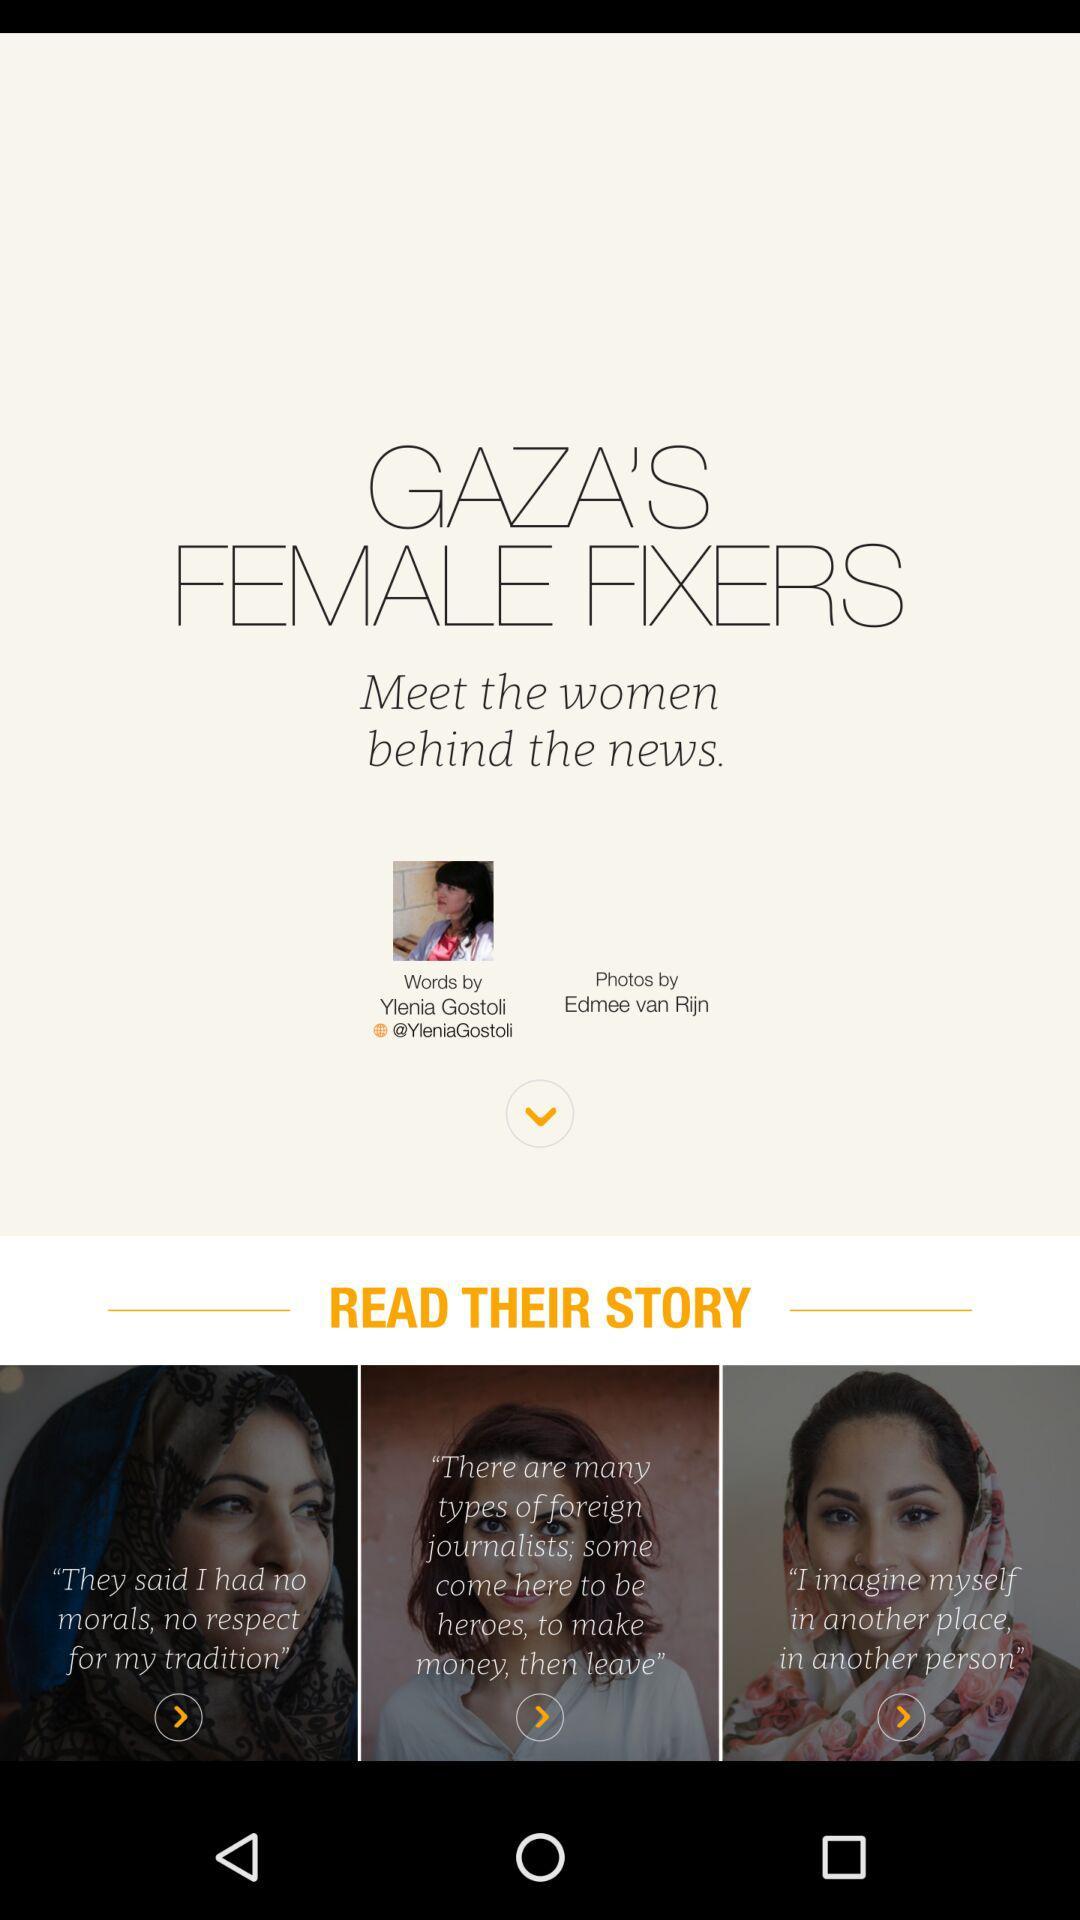 This screenshot has height=1920, width=1080. I want to click on show more, so click(540, 1112).